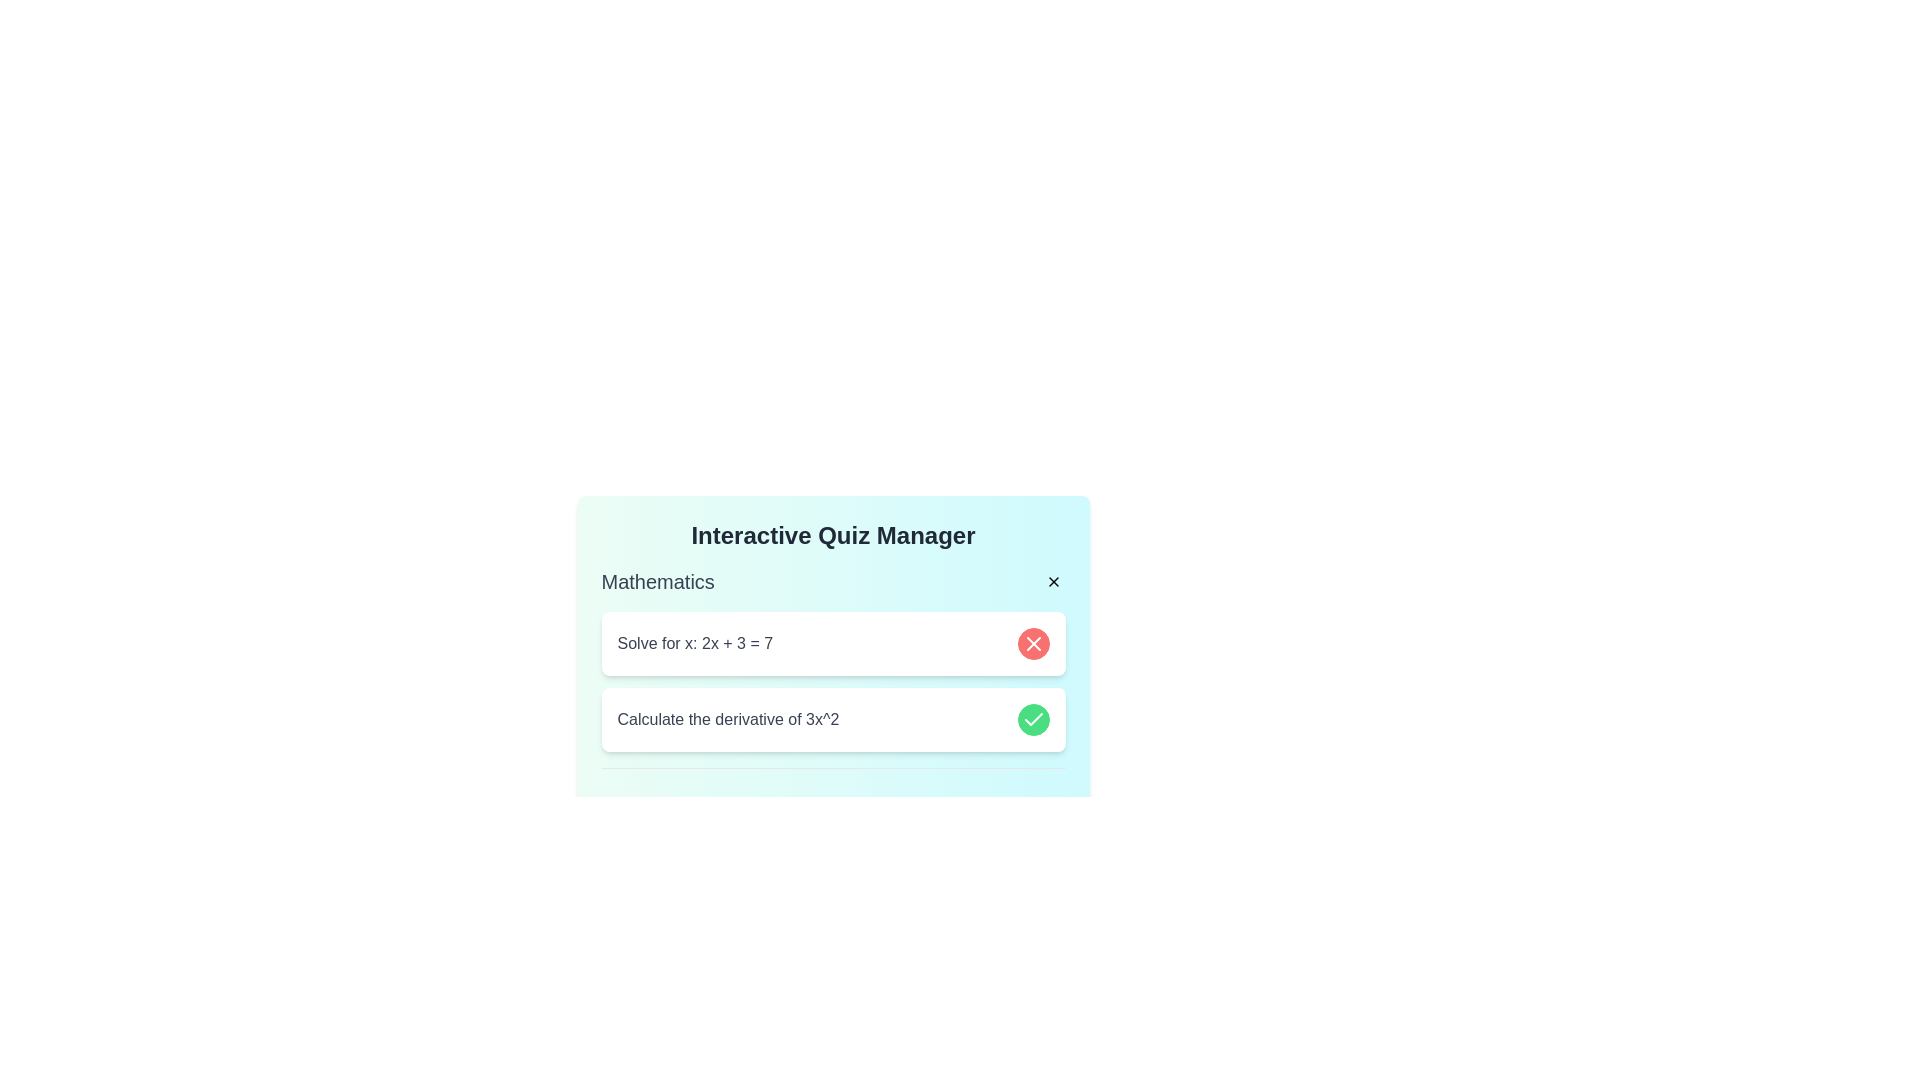  What do you see at coordinates (833, 701) in the screenshot?
I see `the green button on the second question card below the heading 'Mathematics' in the 'Interactive Quiz Manager' section to confirm the answer` at bounding box center [833, 701].